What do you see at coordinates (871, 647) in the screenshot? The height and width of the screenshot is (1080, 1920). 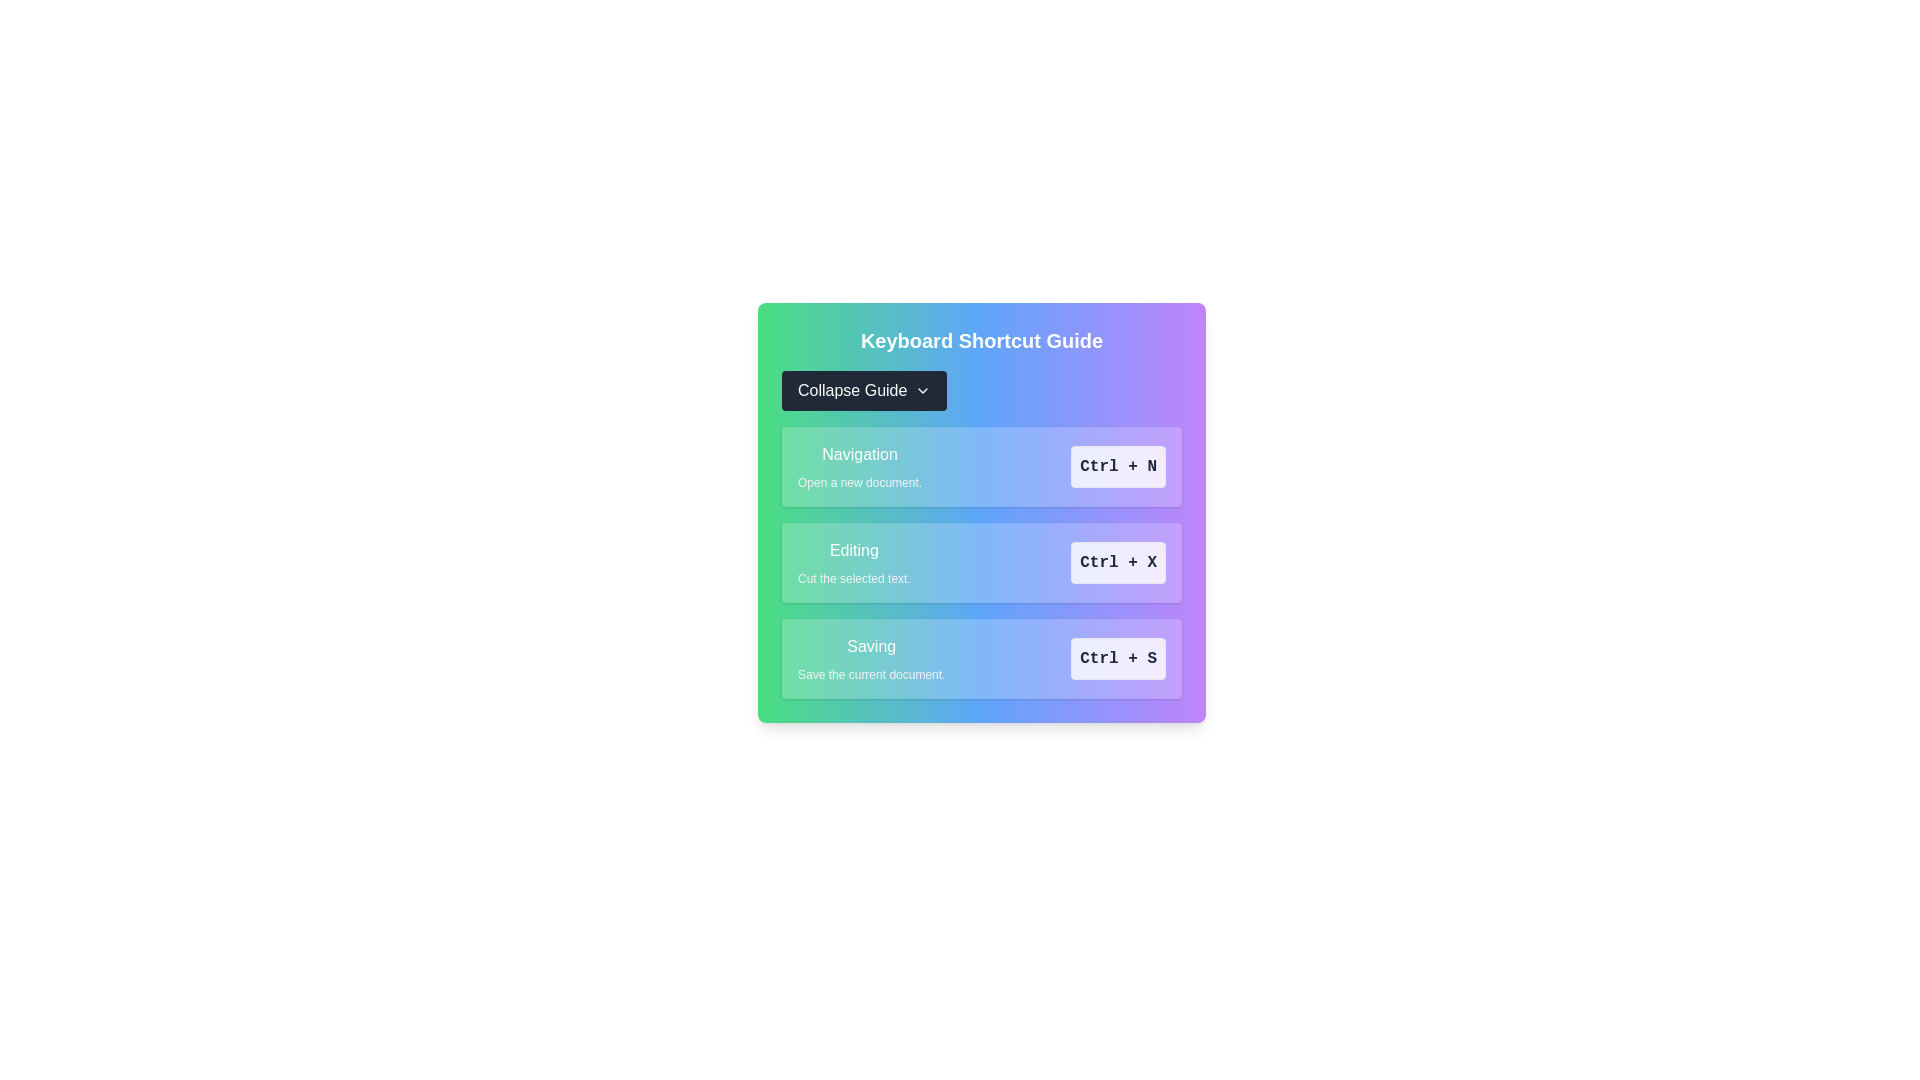 I see `the Text Label that indicates the option for saving the current document, located in the lower section of the interface` at bounding box center [871, 647].